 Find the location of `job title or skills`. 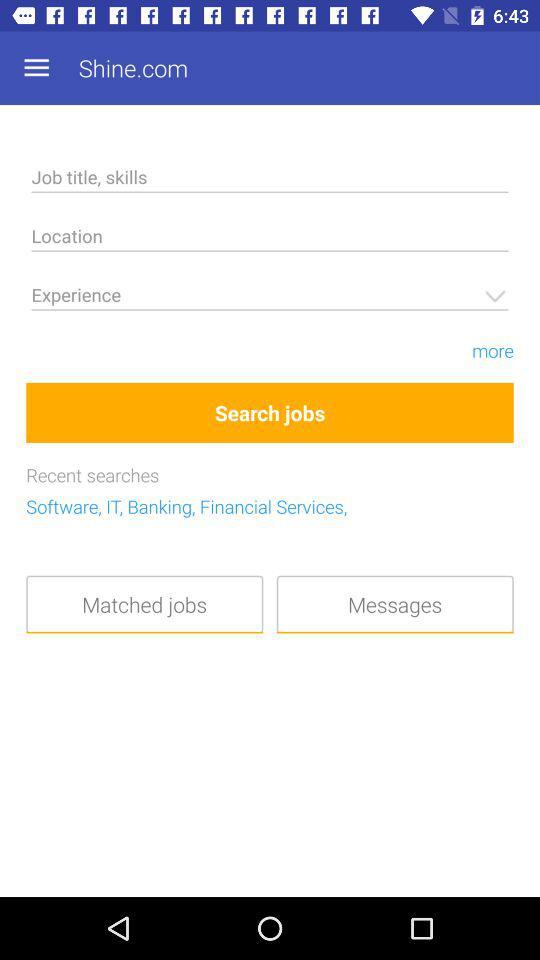

job title or skills is located at coordinates (270, 179).